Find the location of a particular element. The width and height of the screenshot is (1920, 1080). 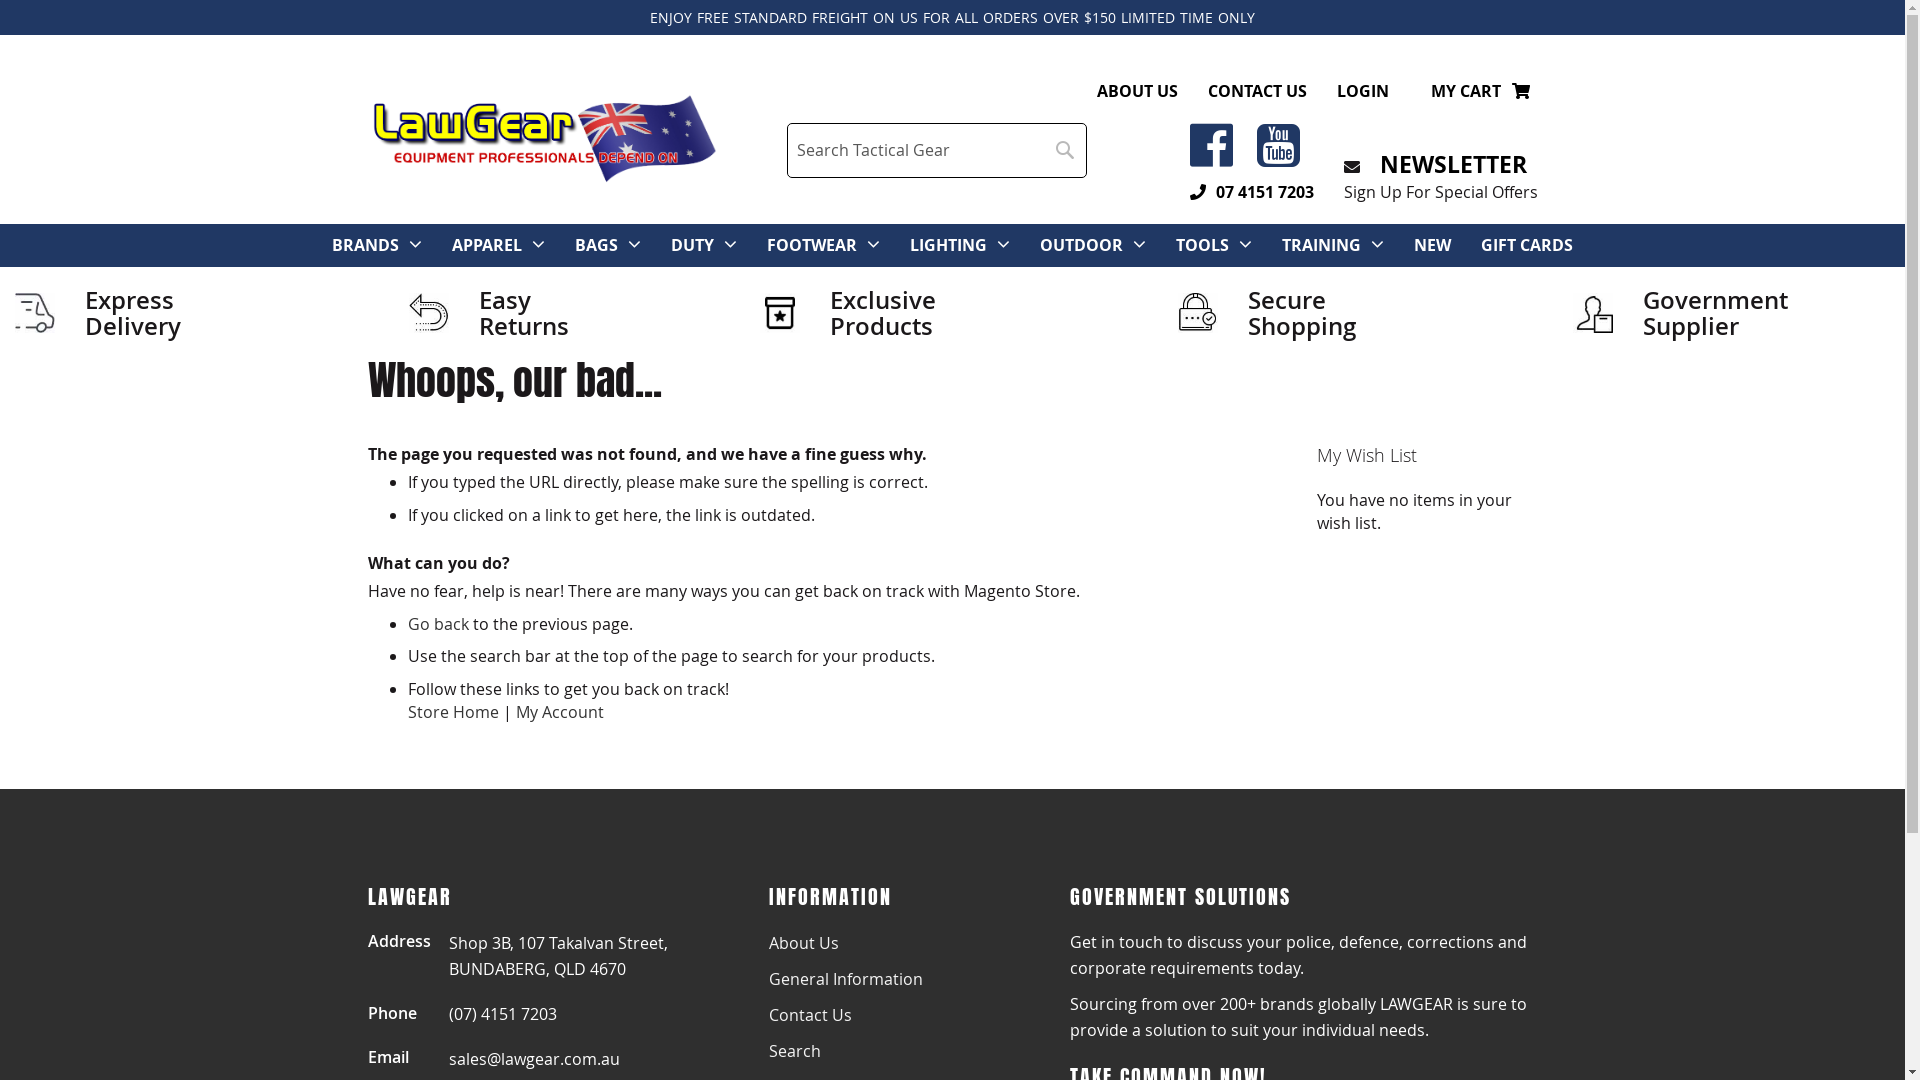

'Store Home' is located at coordinates (407, 711).